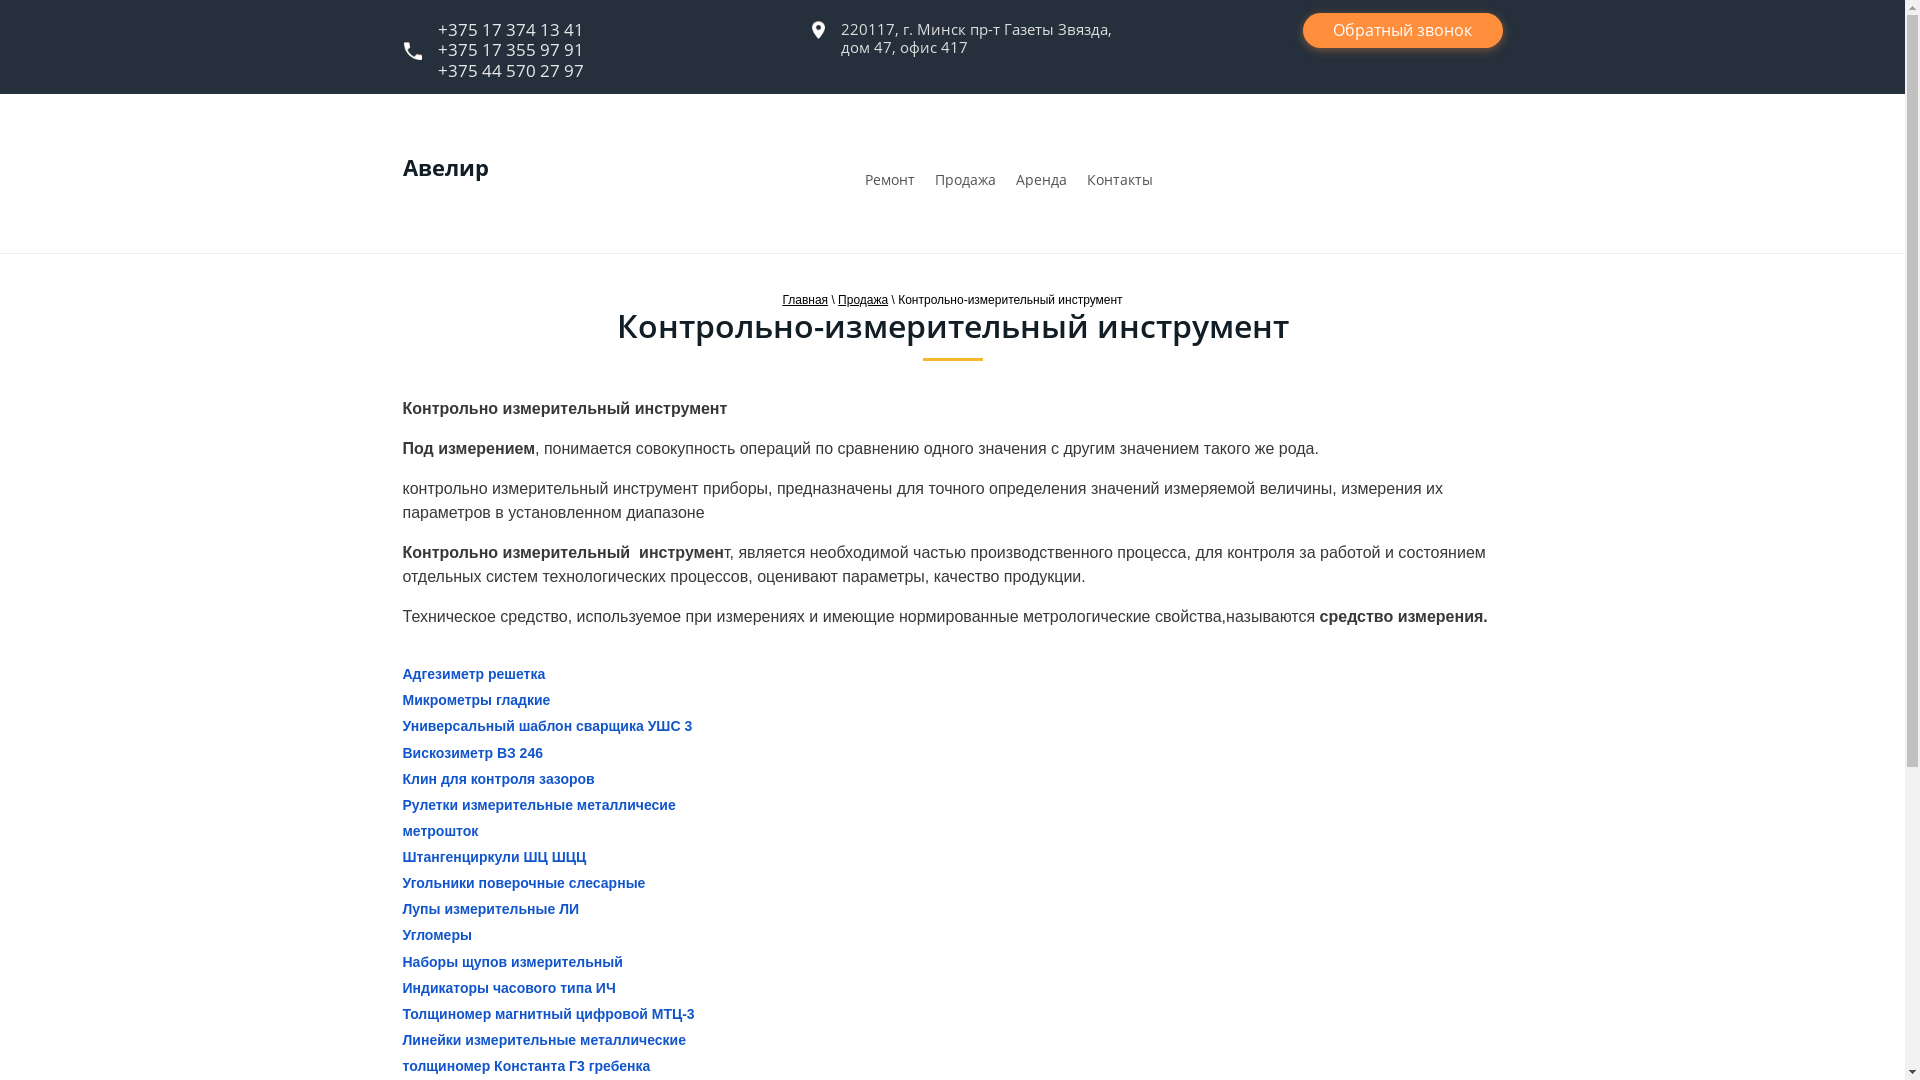 This screenshot has width=1920, height=1080. What do you see at coordinates (436, 69) in the screenshot?
I see `'+375 44 570 27 97'` at bounding box center [436, 69].